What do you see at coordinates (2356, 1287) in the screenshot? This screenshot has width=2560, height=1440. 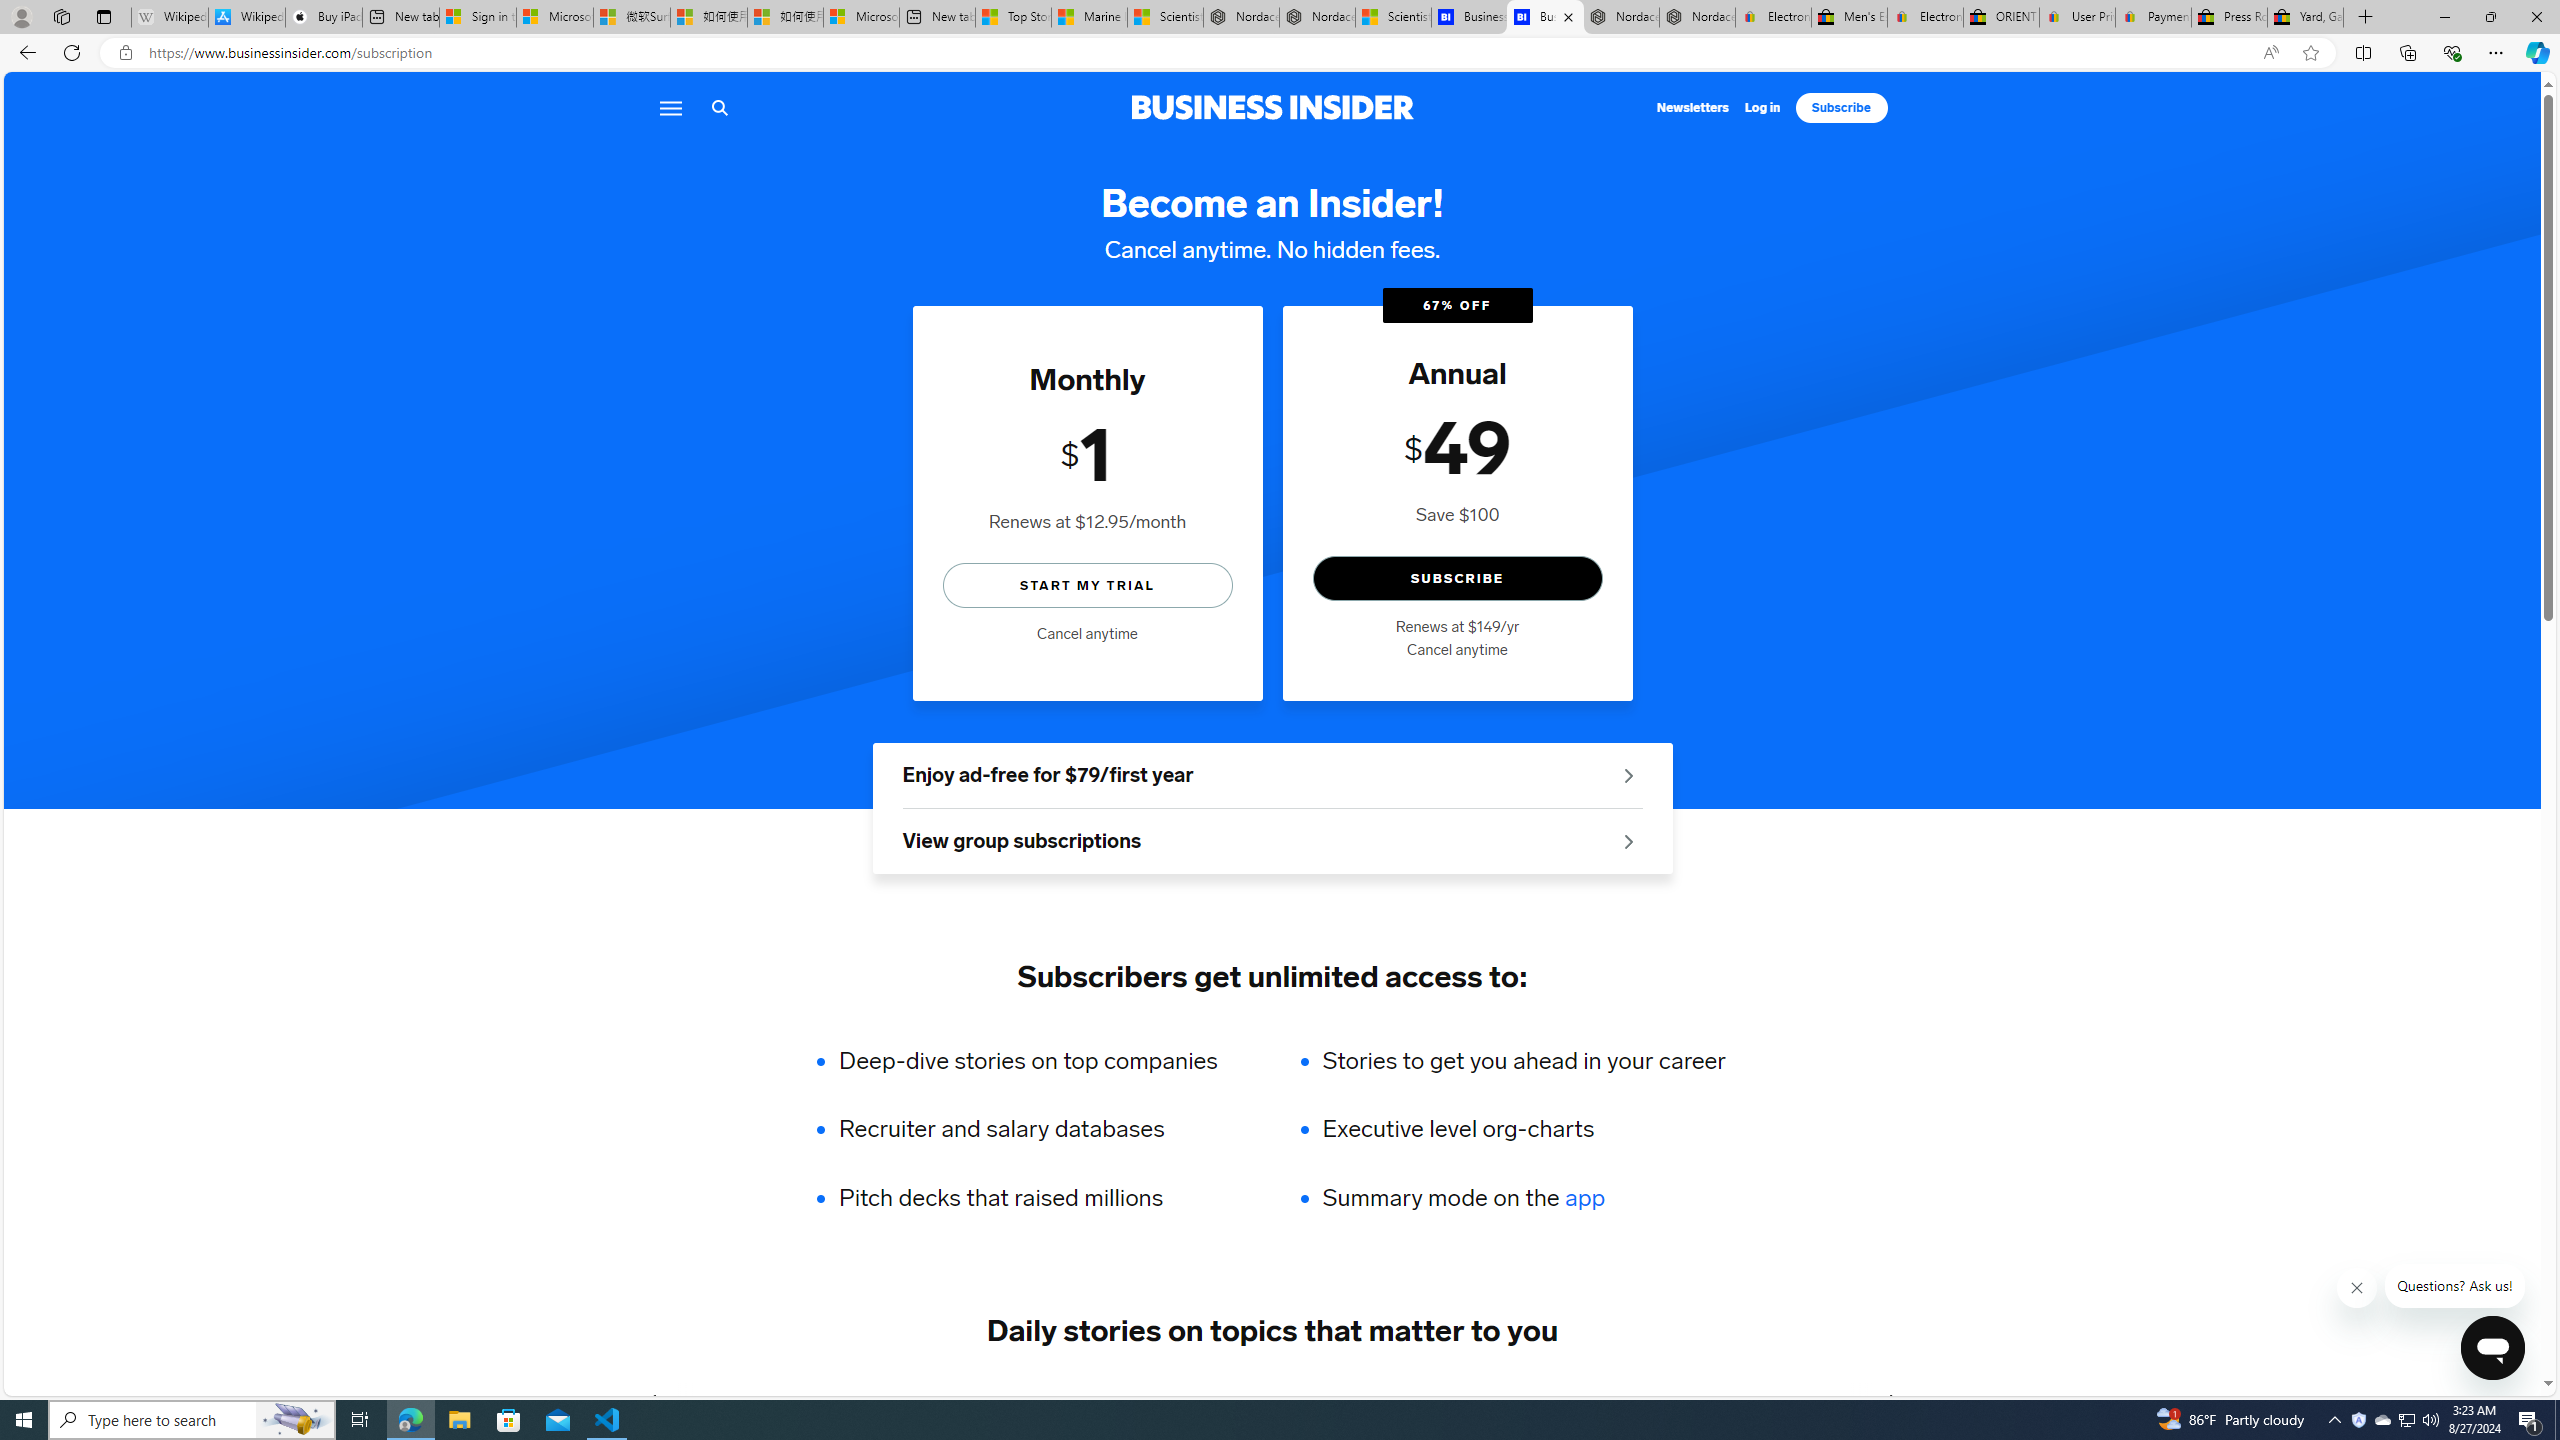 I see `'Class: sc-1uf0igr-1 fjHZYk'` at bounding box center [2356, 1287].